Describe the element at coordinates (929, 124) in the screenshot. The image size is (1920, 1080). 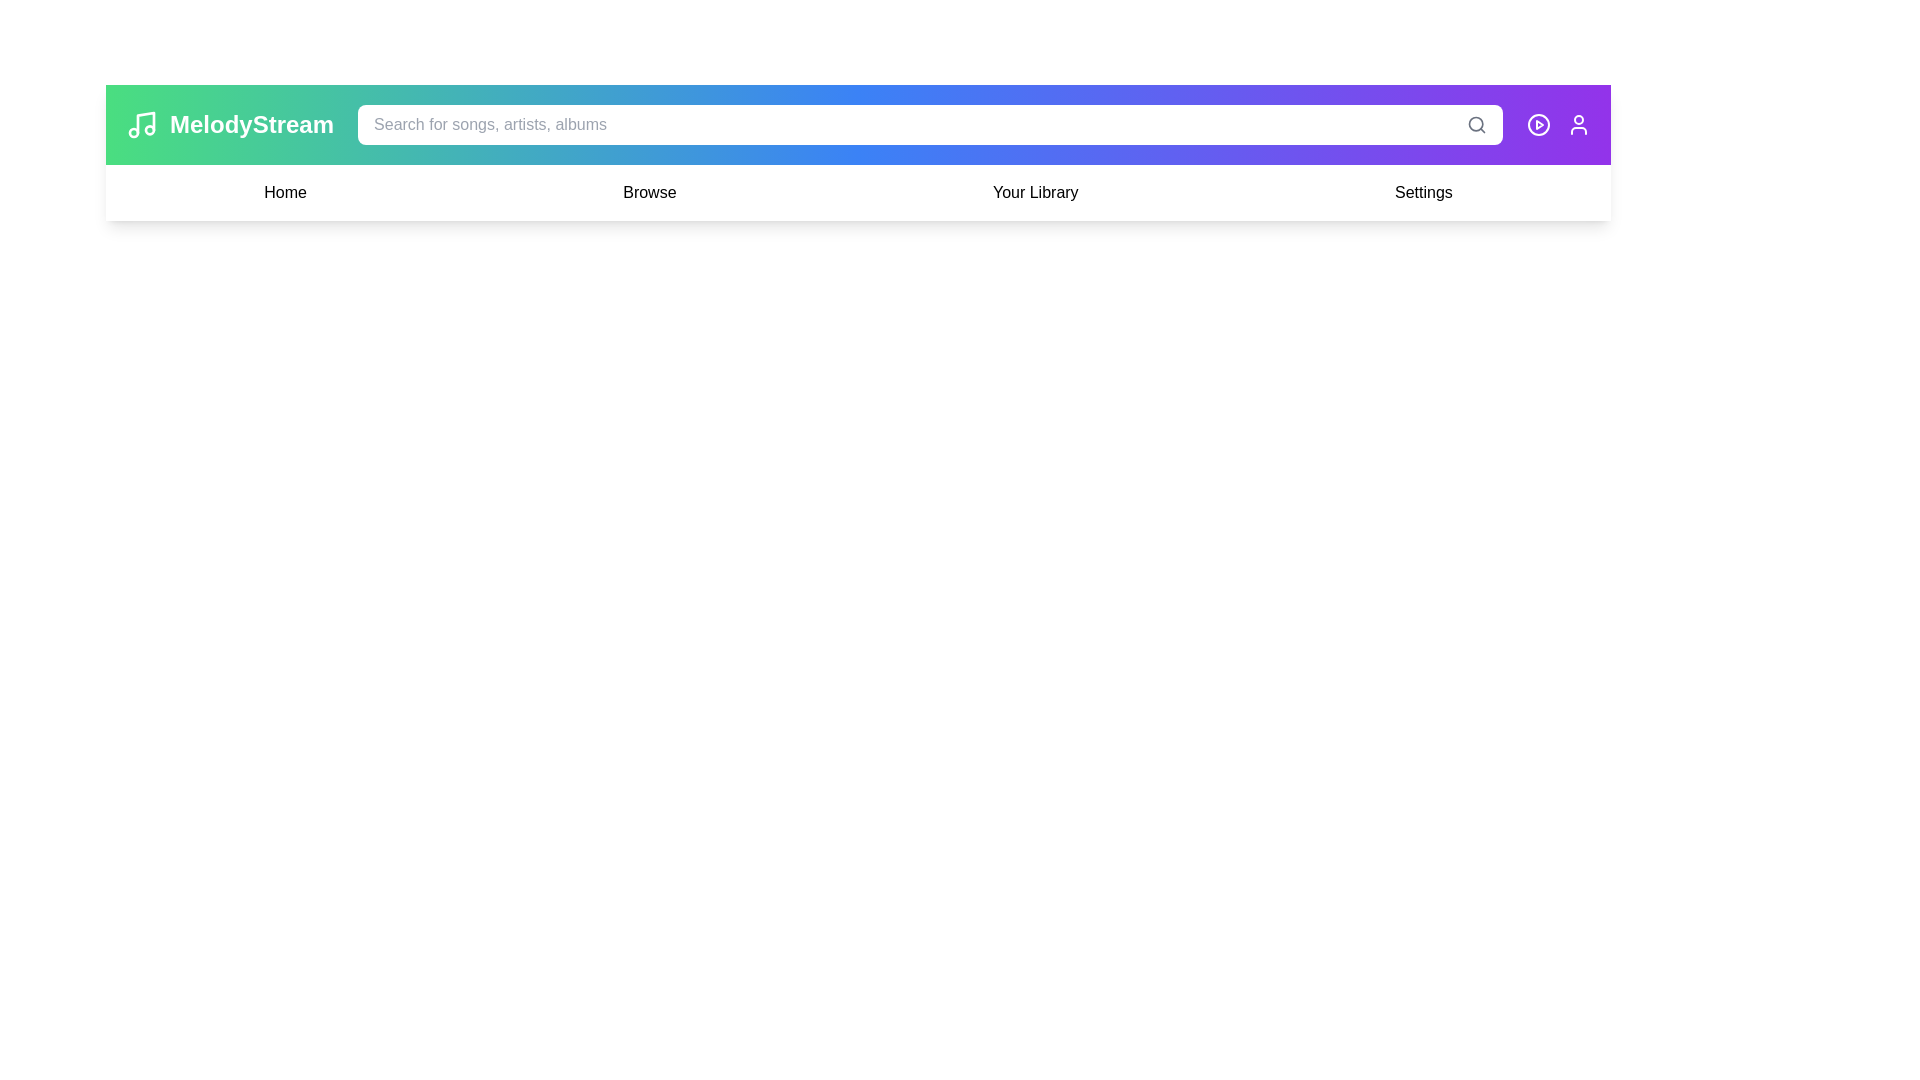
I see `the search bar to focus it` at that location.